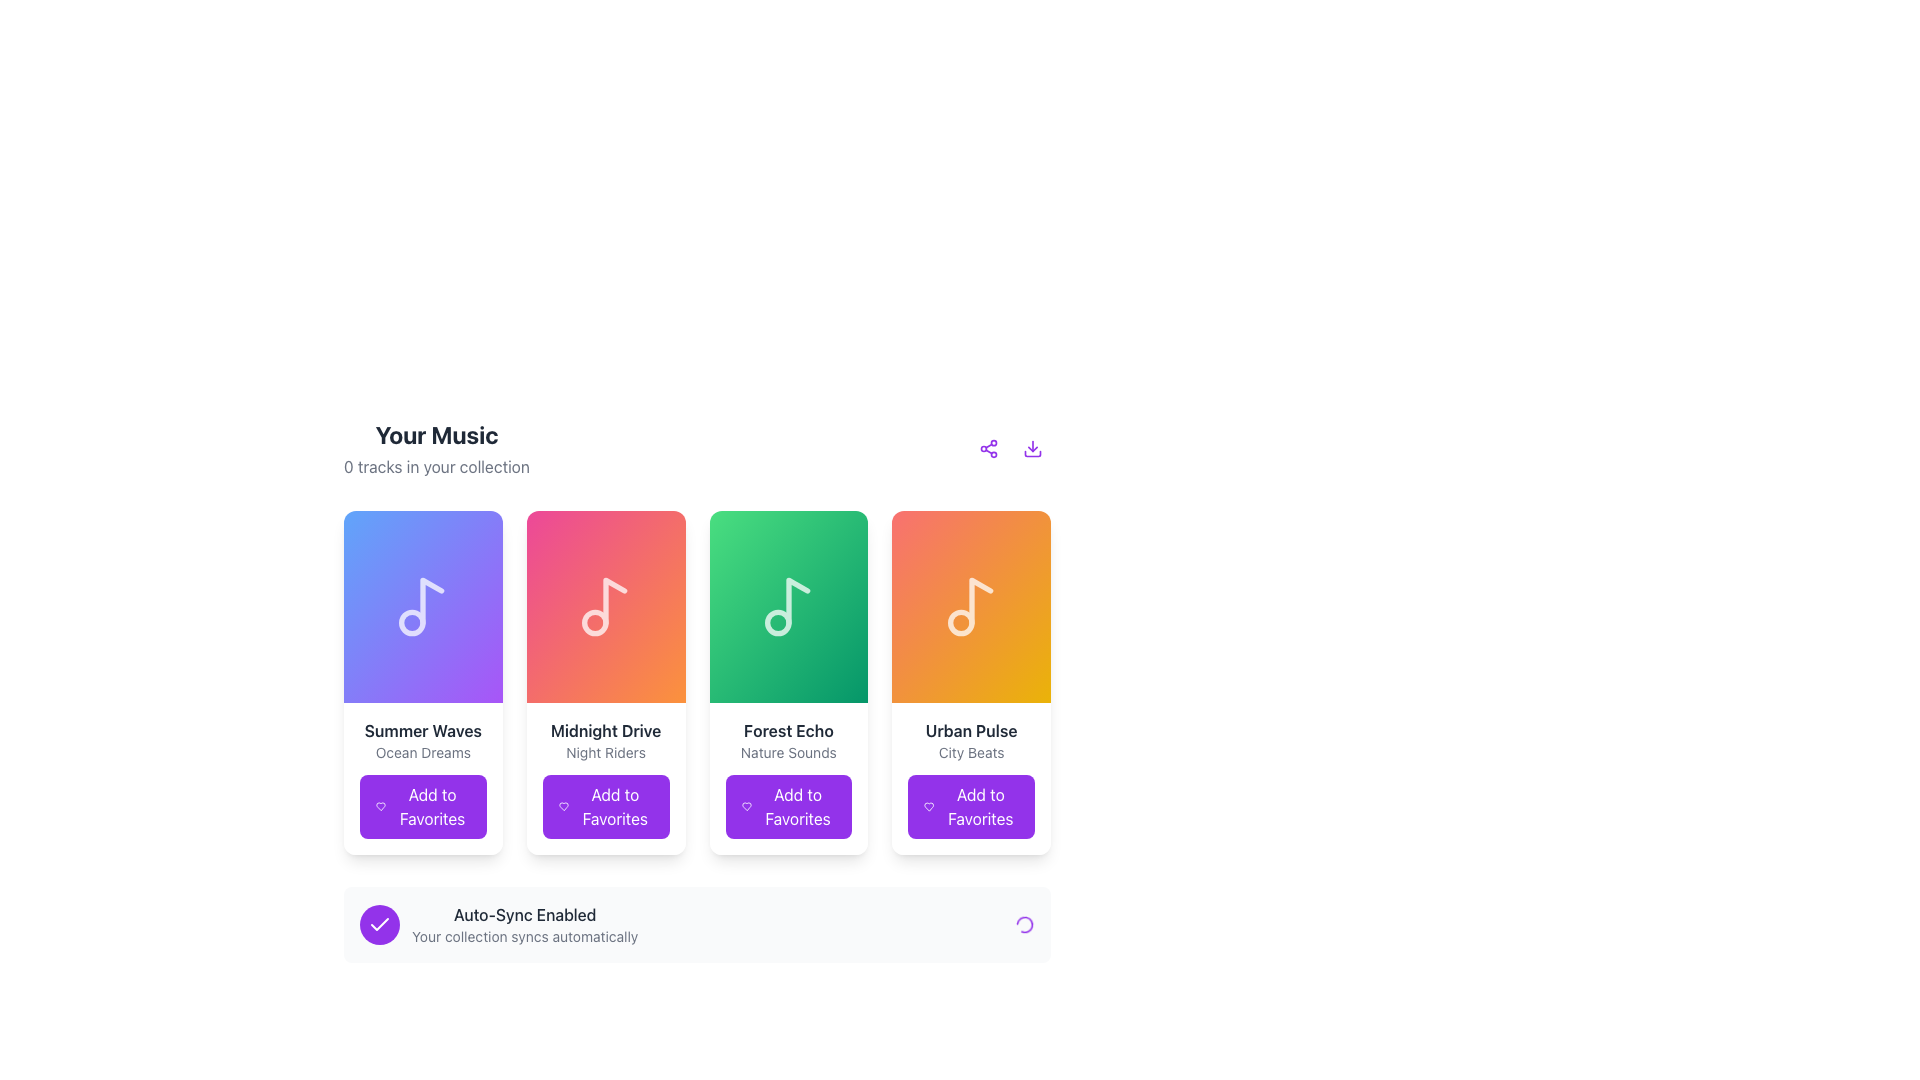  Describe the element at coordinates (980, 805) in the screenshot. I see `the 'Add to Favorites' button located at the bottom center of the 'Urban Pulse' content card to mark it as a favorite` at that location.